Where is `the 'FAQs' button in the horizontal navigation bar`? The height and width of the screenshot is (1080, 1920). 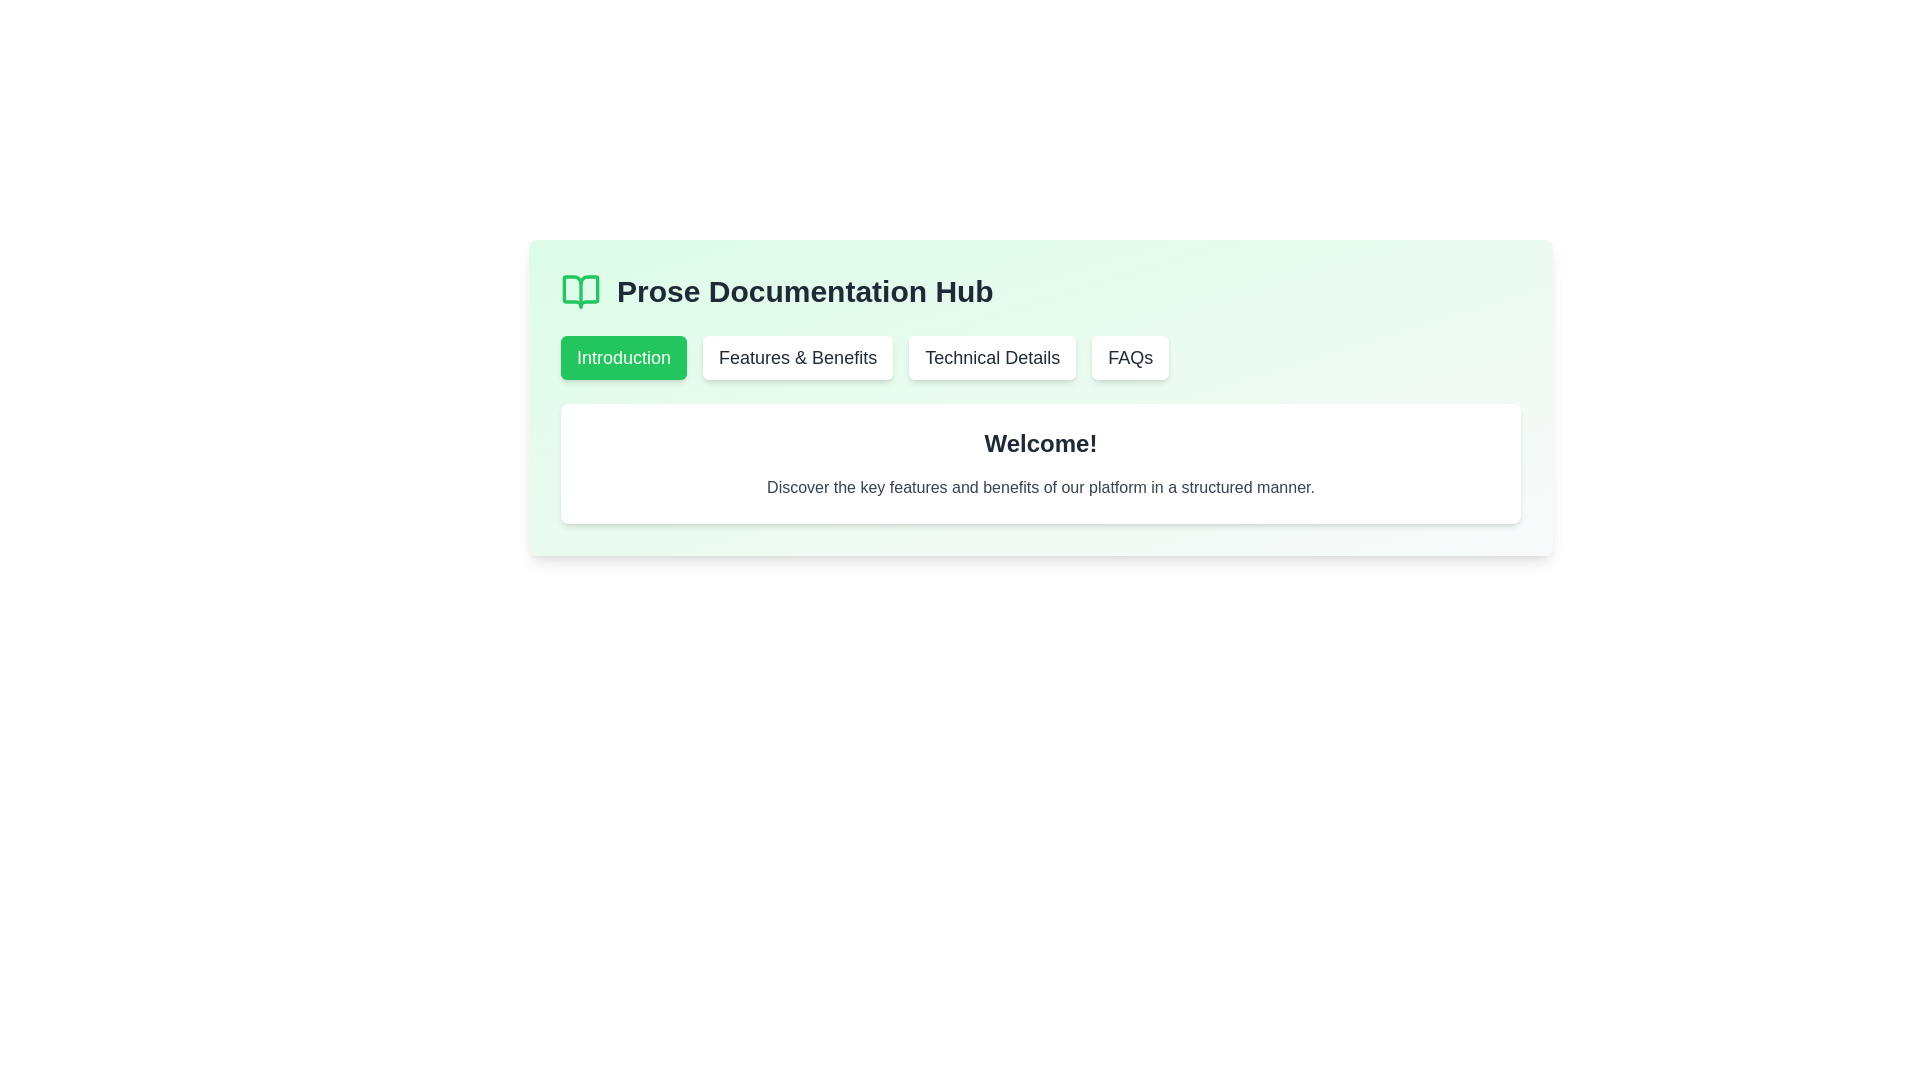 the 'FAQs' button in the horizontal navigation bar is located at coordinates (1130, 357).